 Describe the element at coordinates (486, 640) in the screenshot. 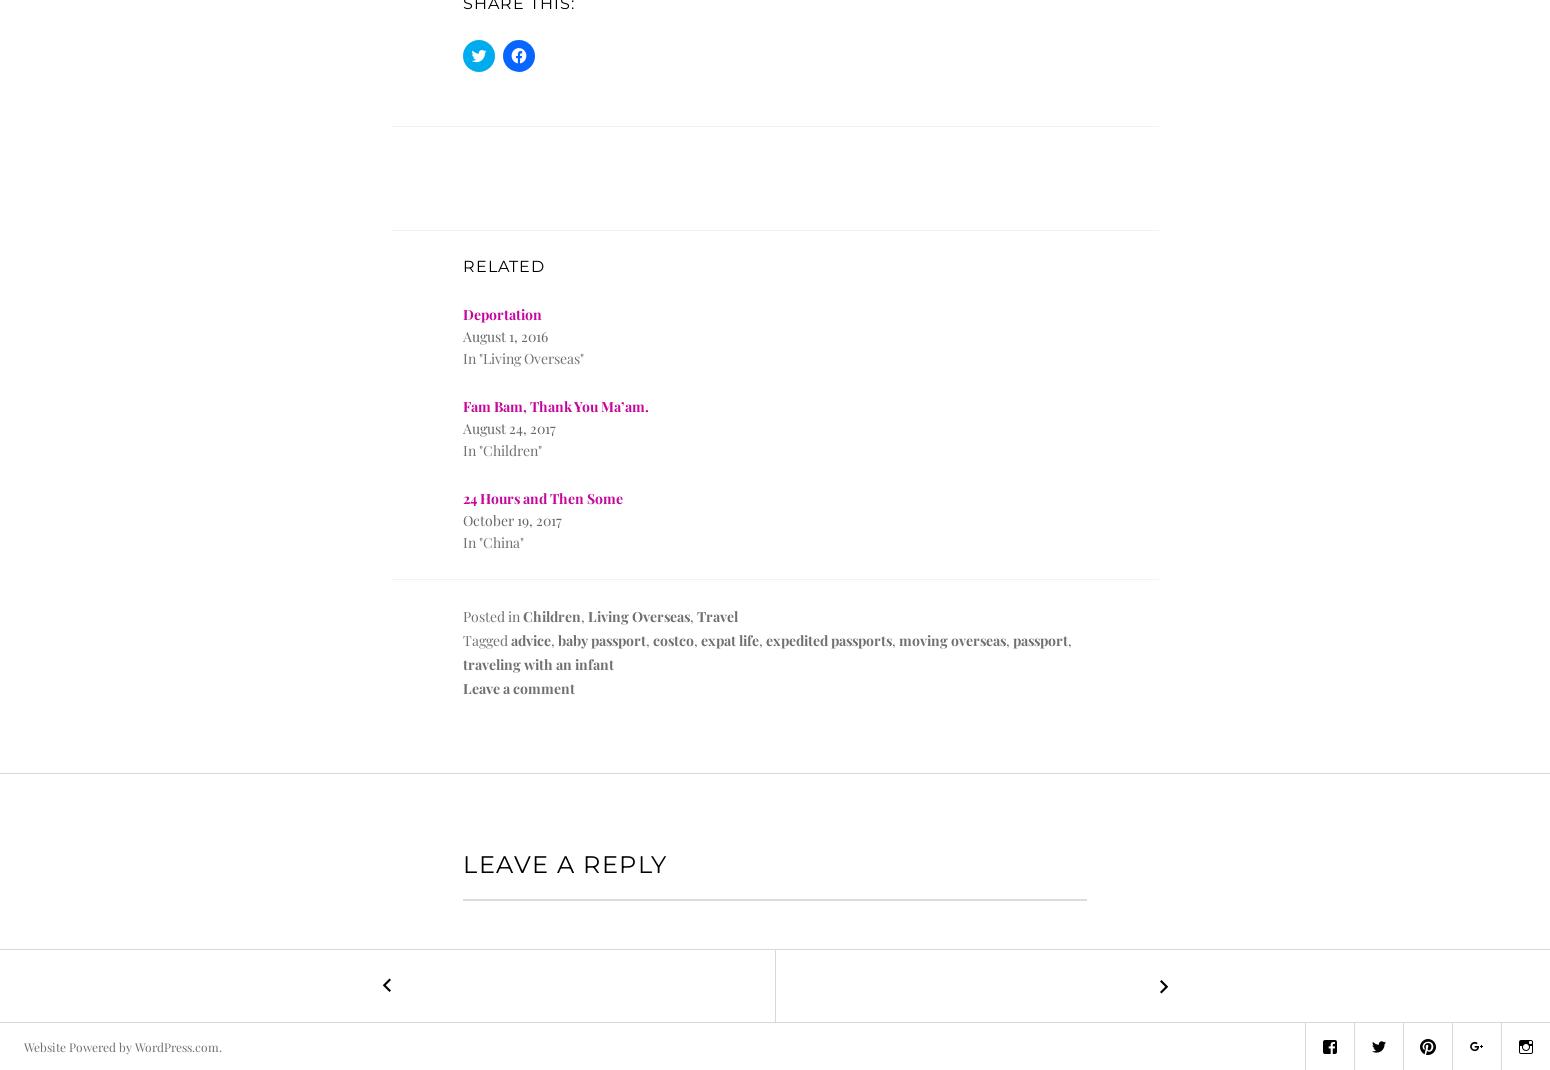

I see `'Tagged'` at that location.